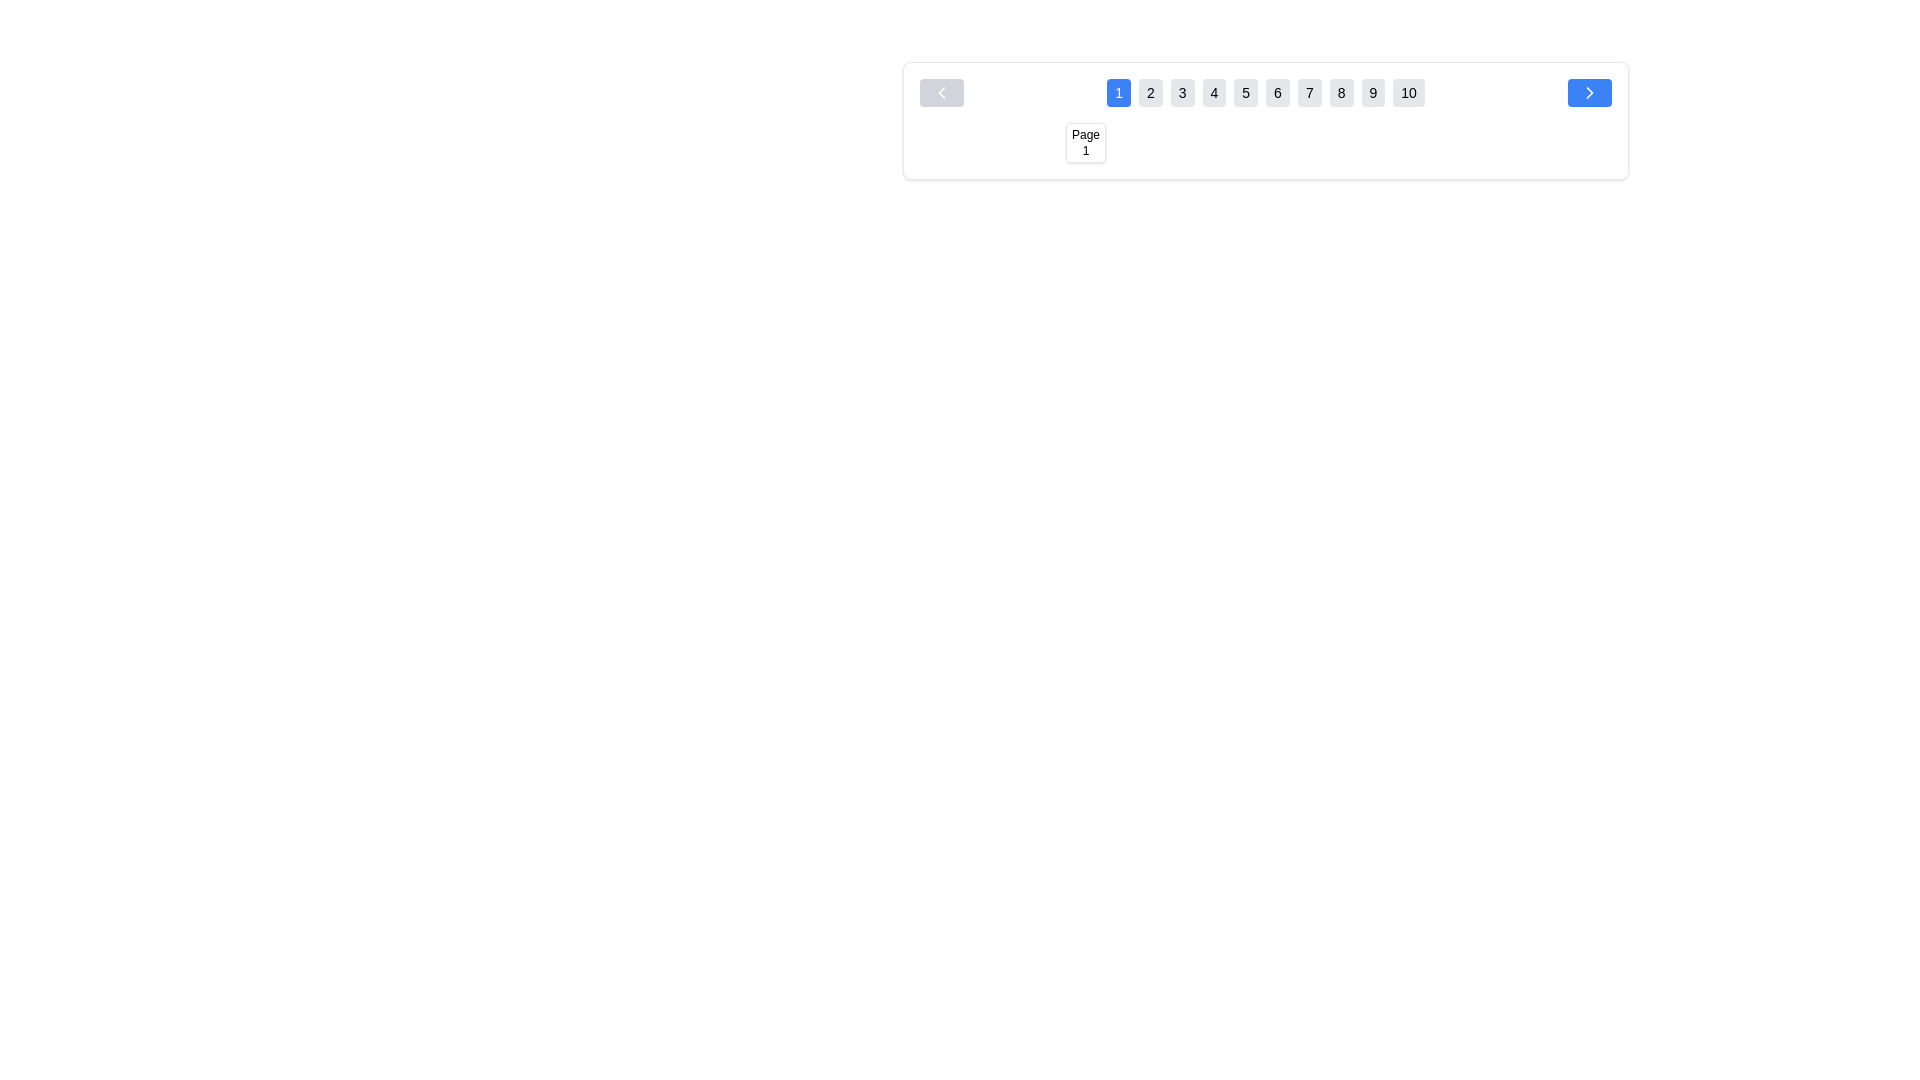  Describe the element at coordinates (1265, 120) in the screenshot. I see `the Pagination control located centrally above the page display area to trigger visual feedback` at that location.